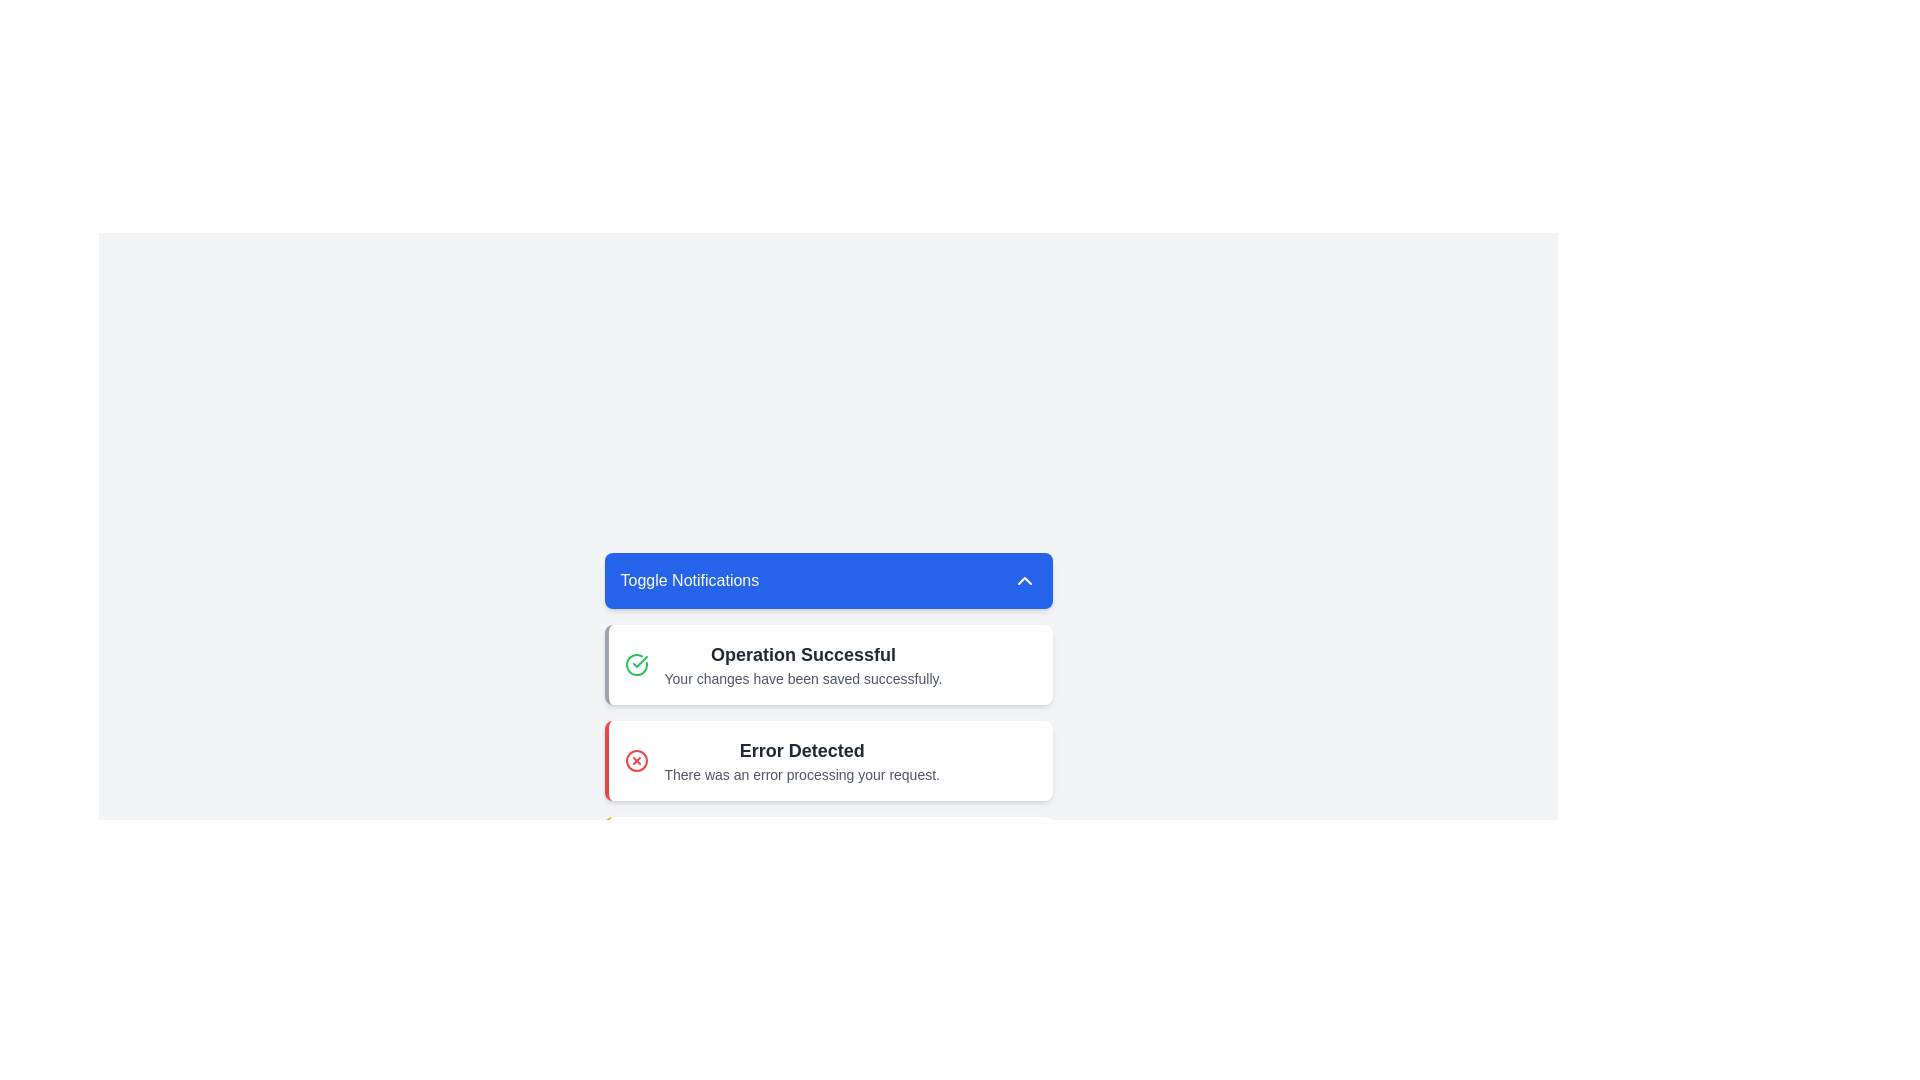 The image size is (1920, 1080). Describe the element at coordinates (1024, 581) in the screenshot. I see `the chevron-up icon located on the far-right side of the 'Toggle Notifications' button` at that location.